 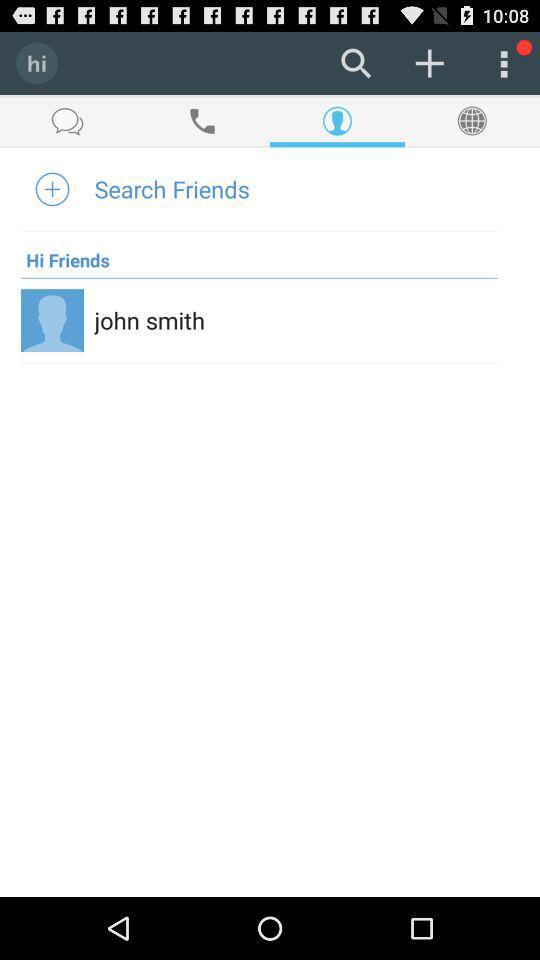 I want to click on hi friends, so click(x=65, y=253).